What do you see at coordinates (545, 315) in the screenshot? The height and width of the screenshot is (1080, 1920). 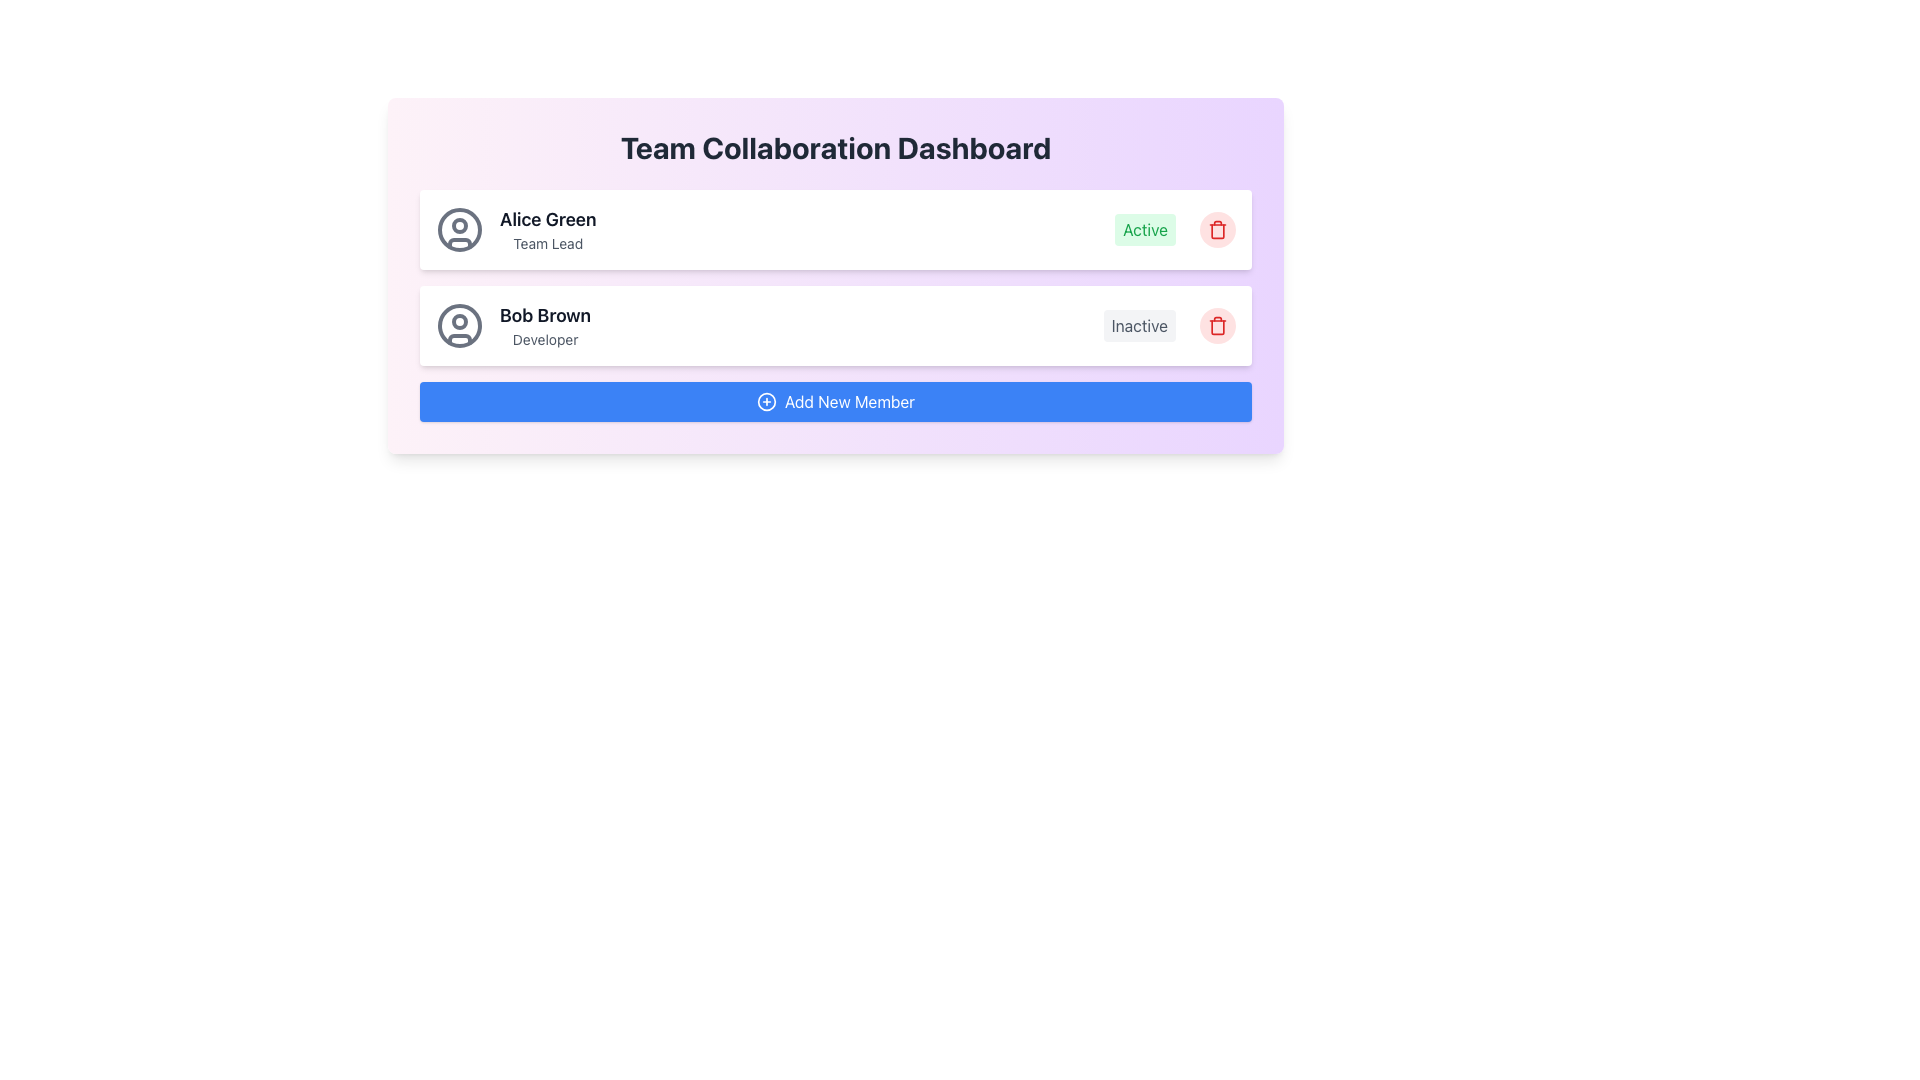 I see `the Text label displaying the name 'Bob Brown', which identifies a team member within the team management interface` at bounding box center [545, 315].